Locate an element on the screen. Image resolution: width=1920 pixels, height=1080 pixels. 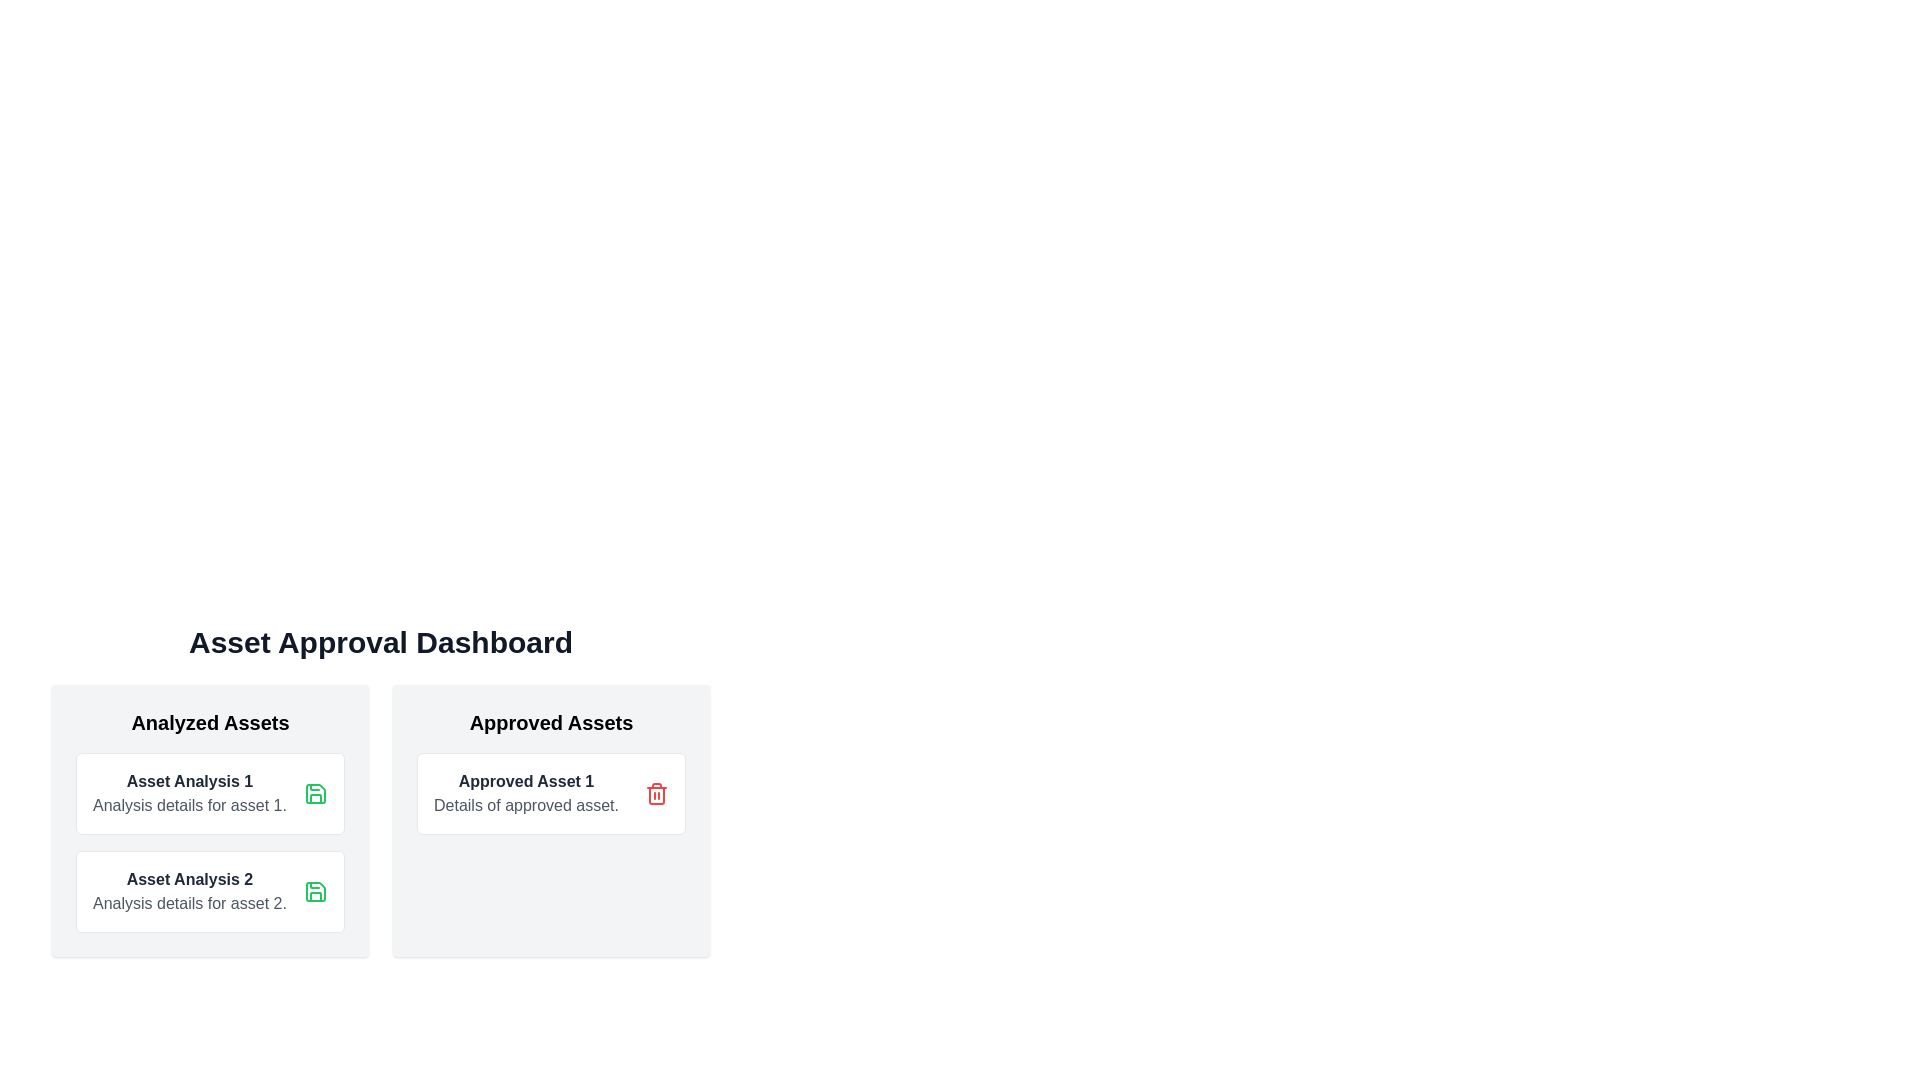
the text label element containing 'Details of approved asset.', which is located beneath 'Approved Asset 1' in the 'Approved Assets' section is located at coordinates (526, 805).